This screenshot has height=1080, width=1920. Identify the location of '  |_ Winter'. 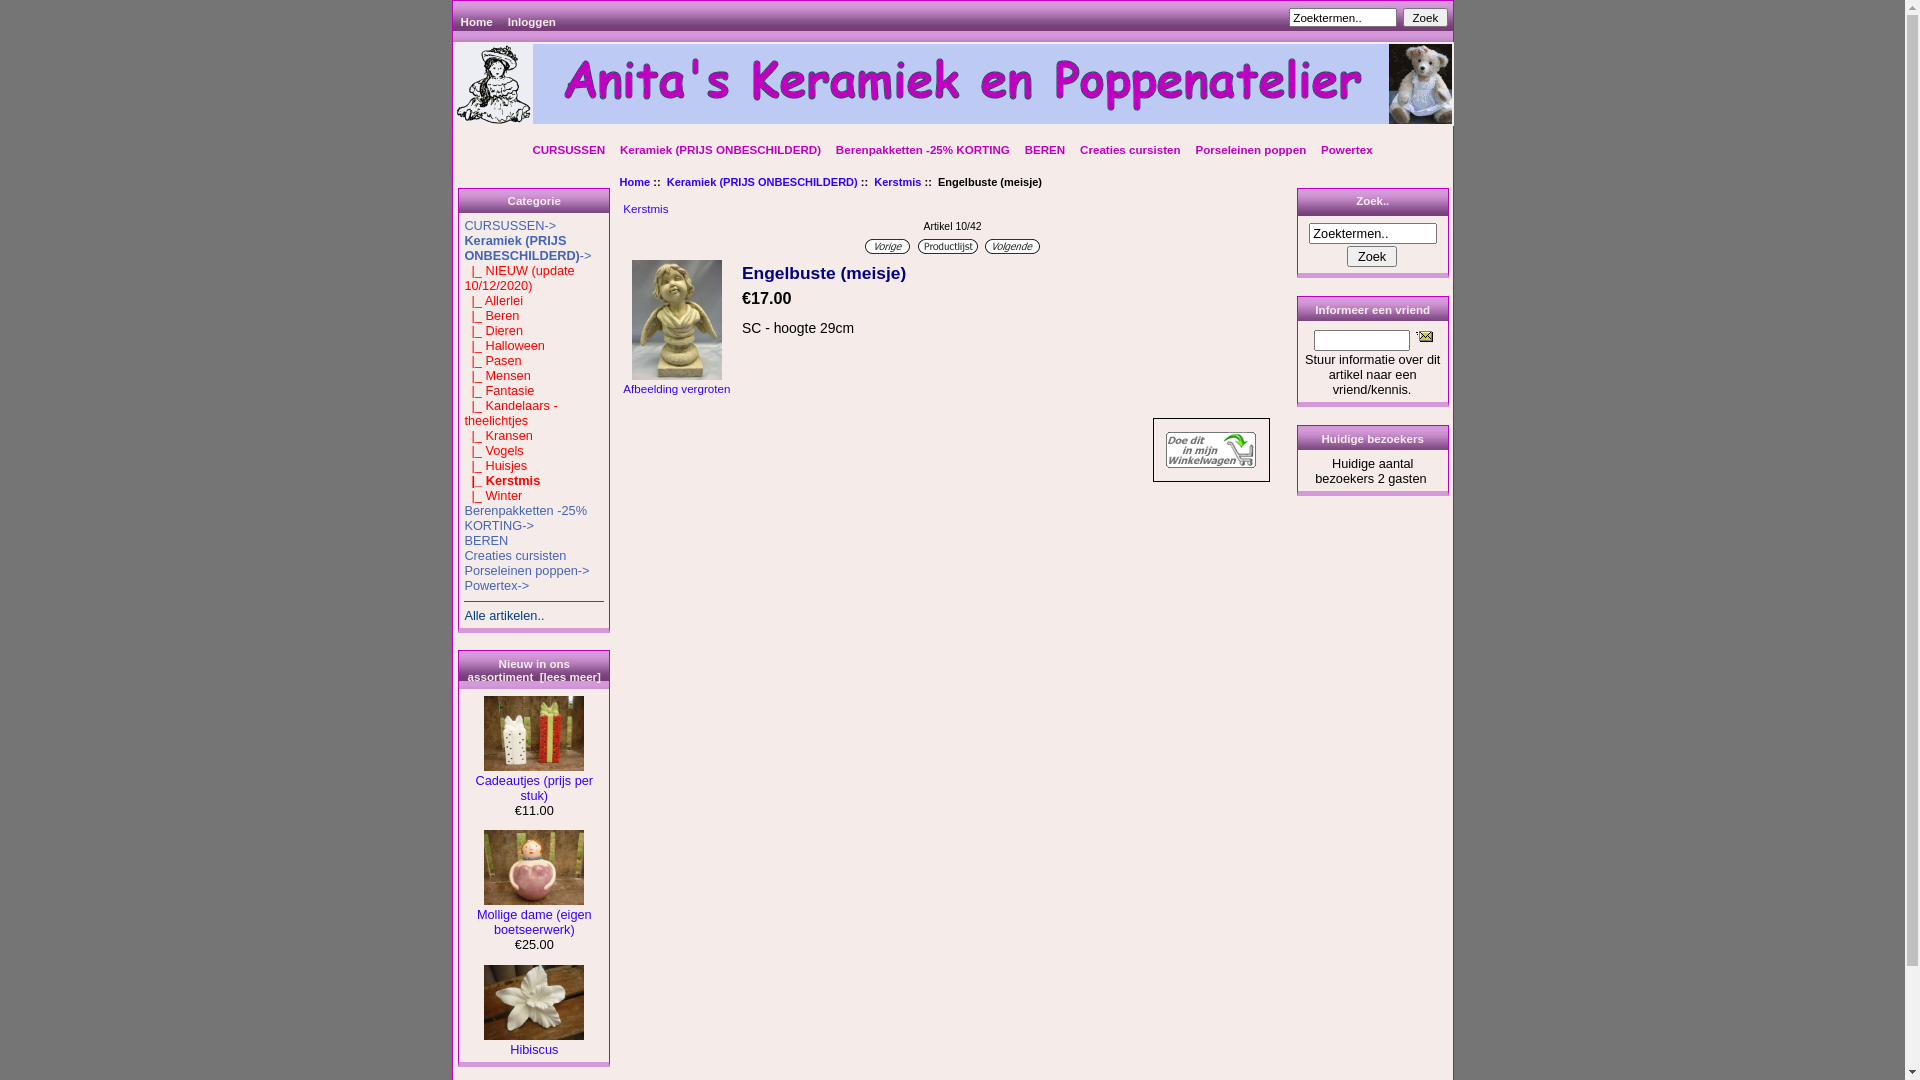
(493, 495).